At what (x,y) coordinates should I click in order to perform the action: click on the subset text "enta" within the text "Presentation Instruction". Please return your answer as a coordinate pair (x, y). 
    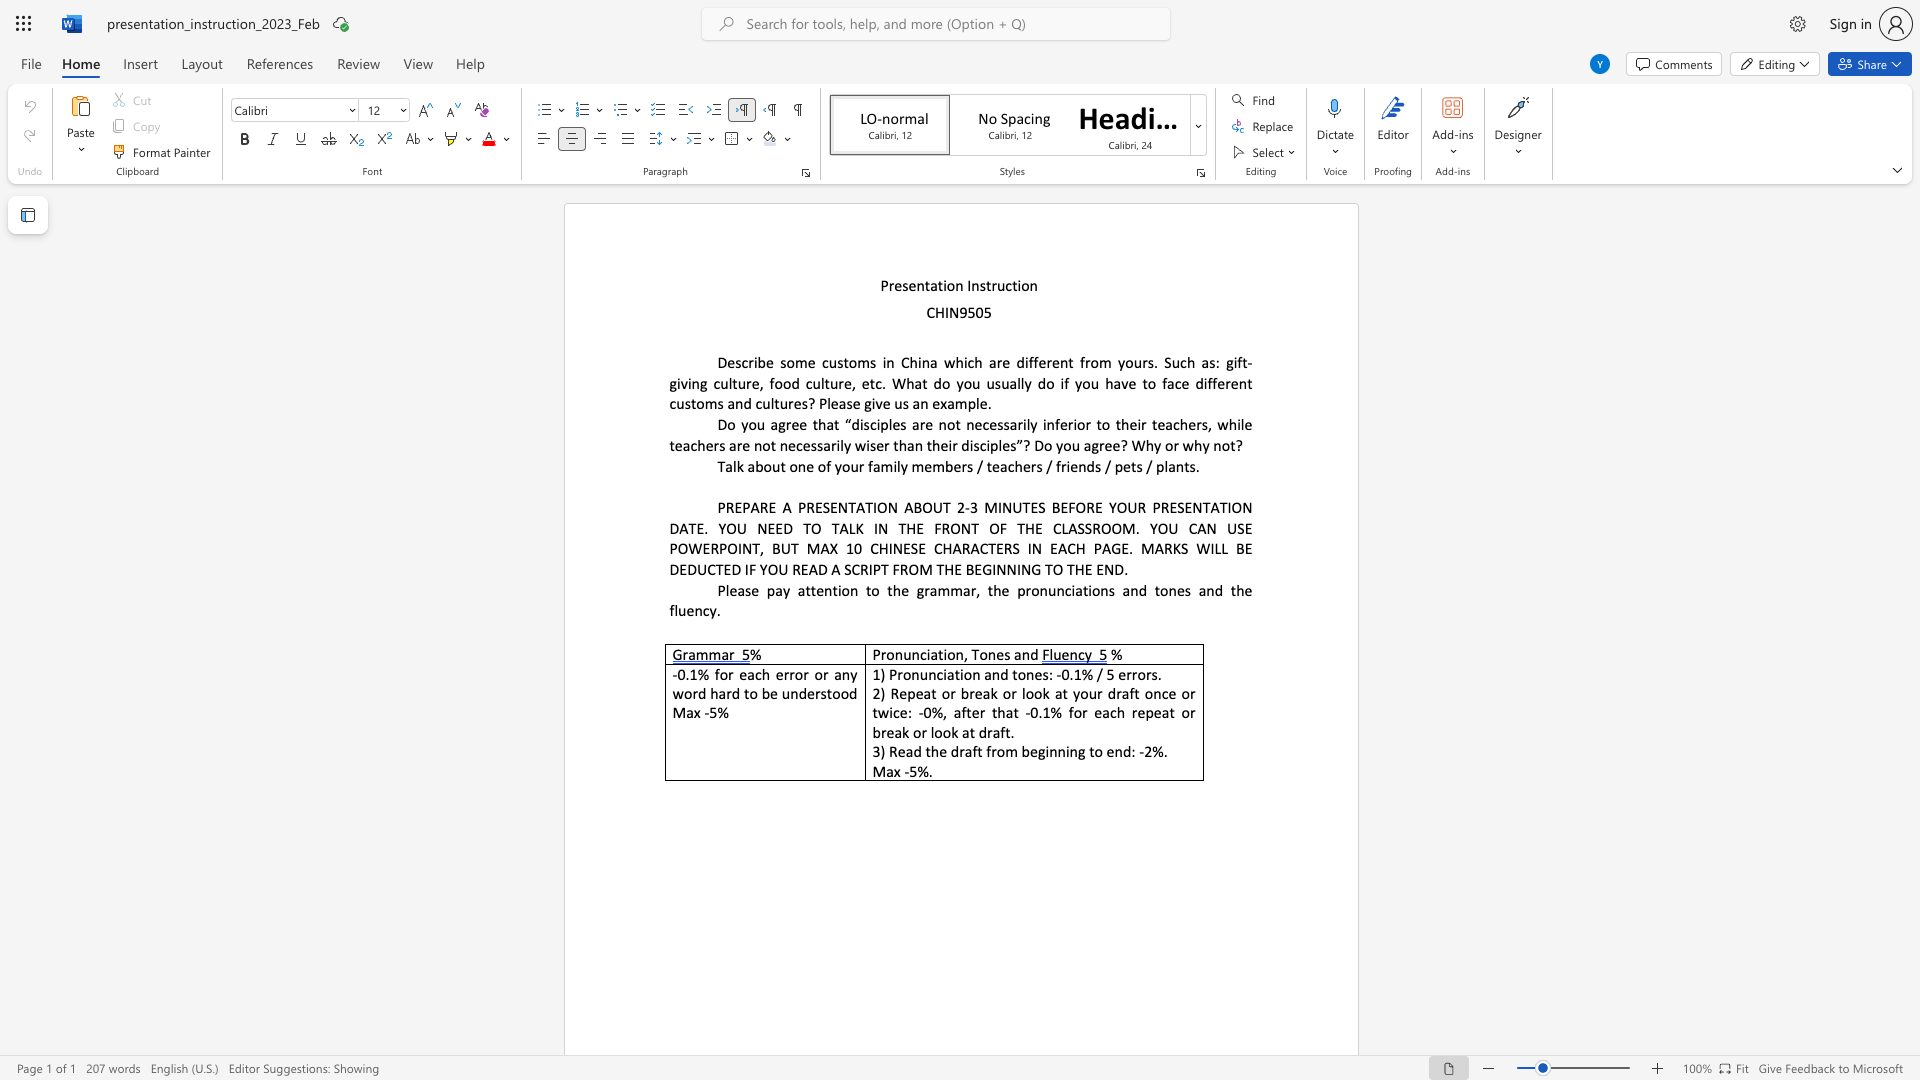
    Looking at the image, I should click on (907, 285).